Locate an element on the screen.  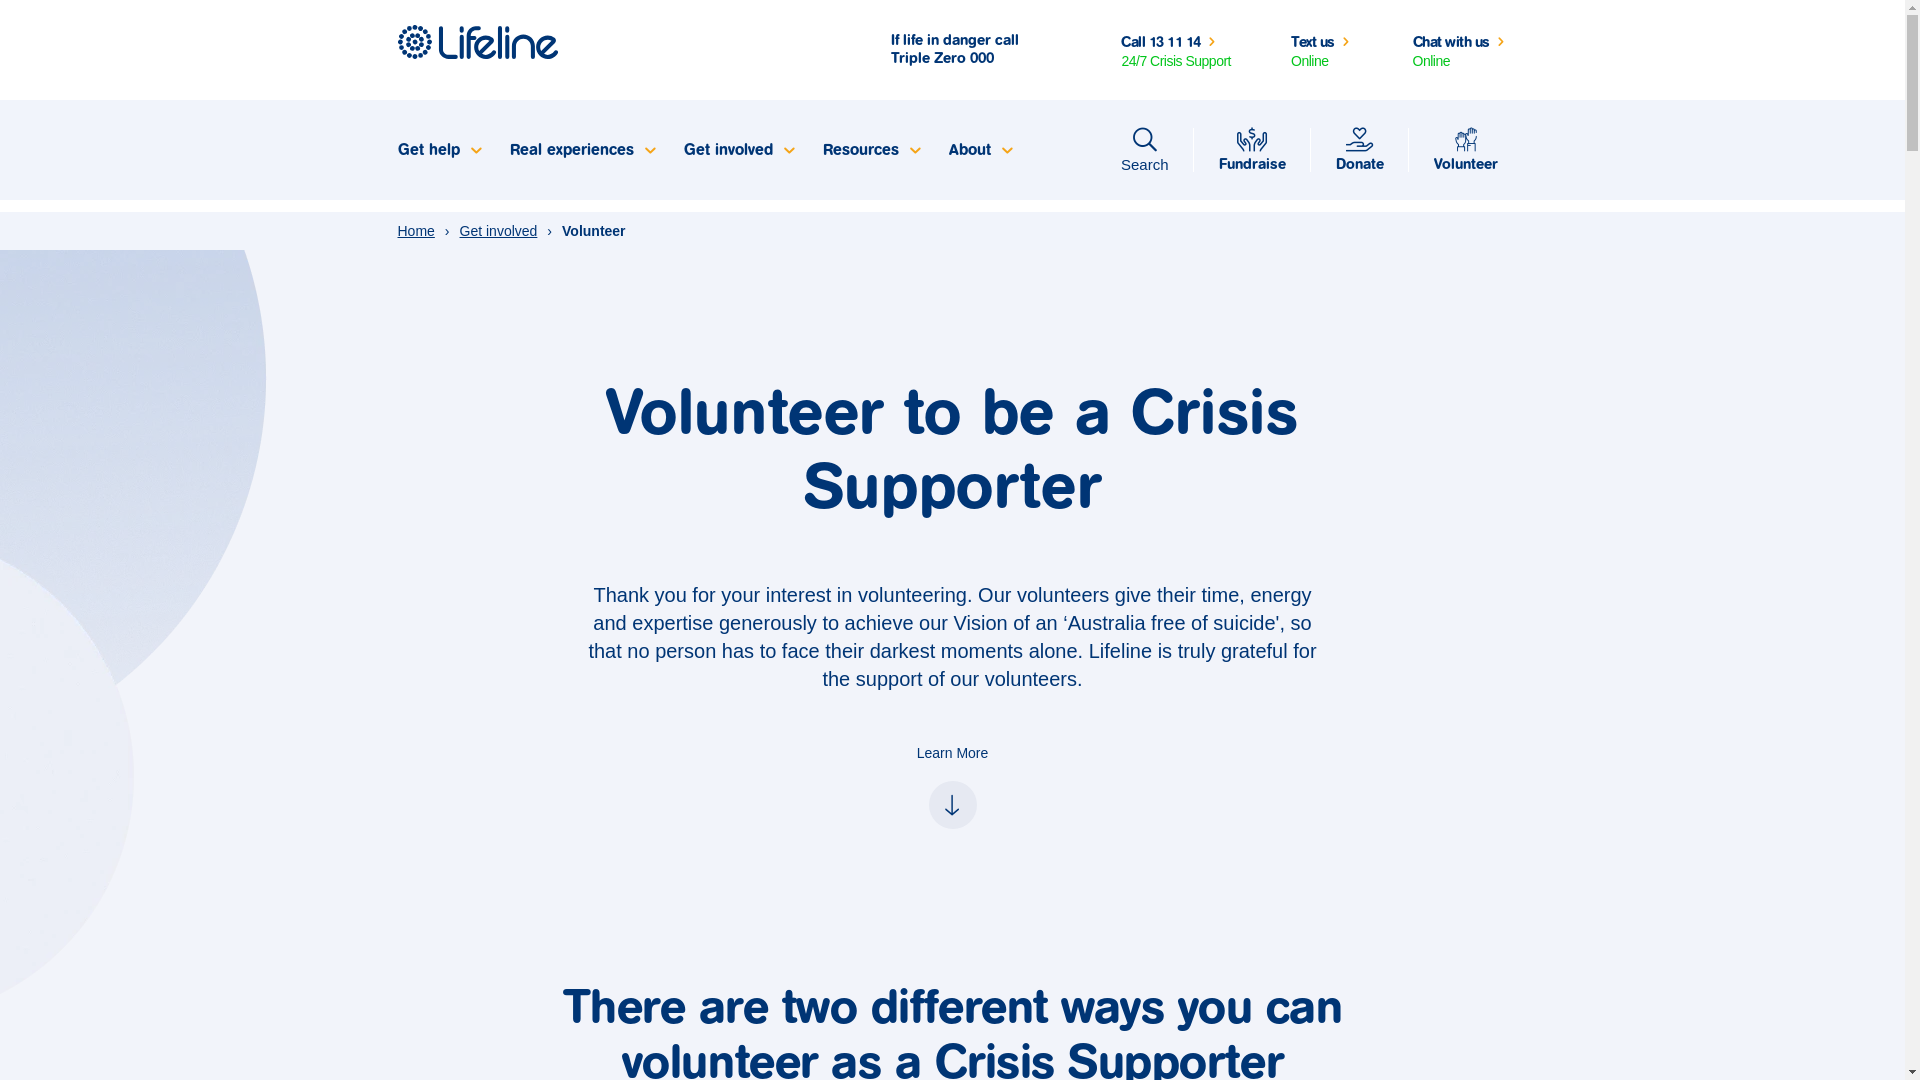
'Resources' is located at coordinates (870, 149).